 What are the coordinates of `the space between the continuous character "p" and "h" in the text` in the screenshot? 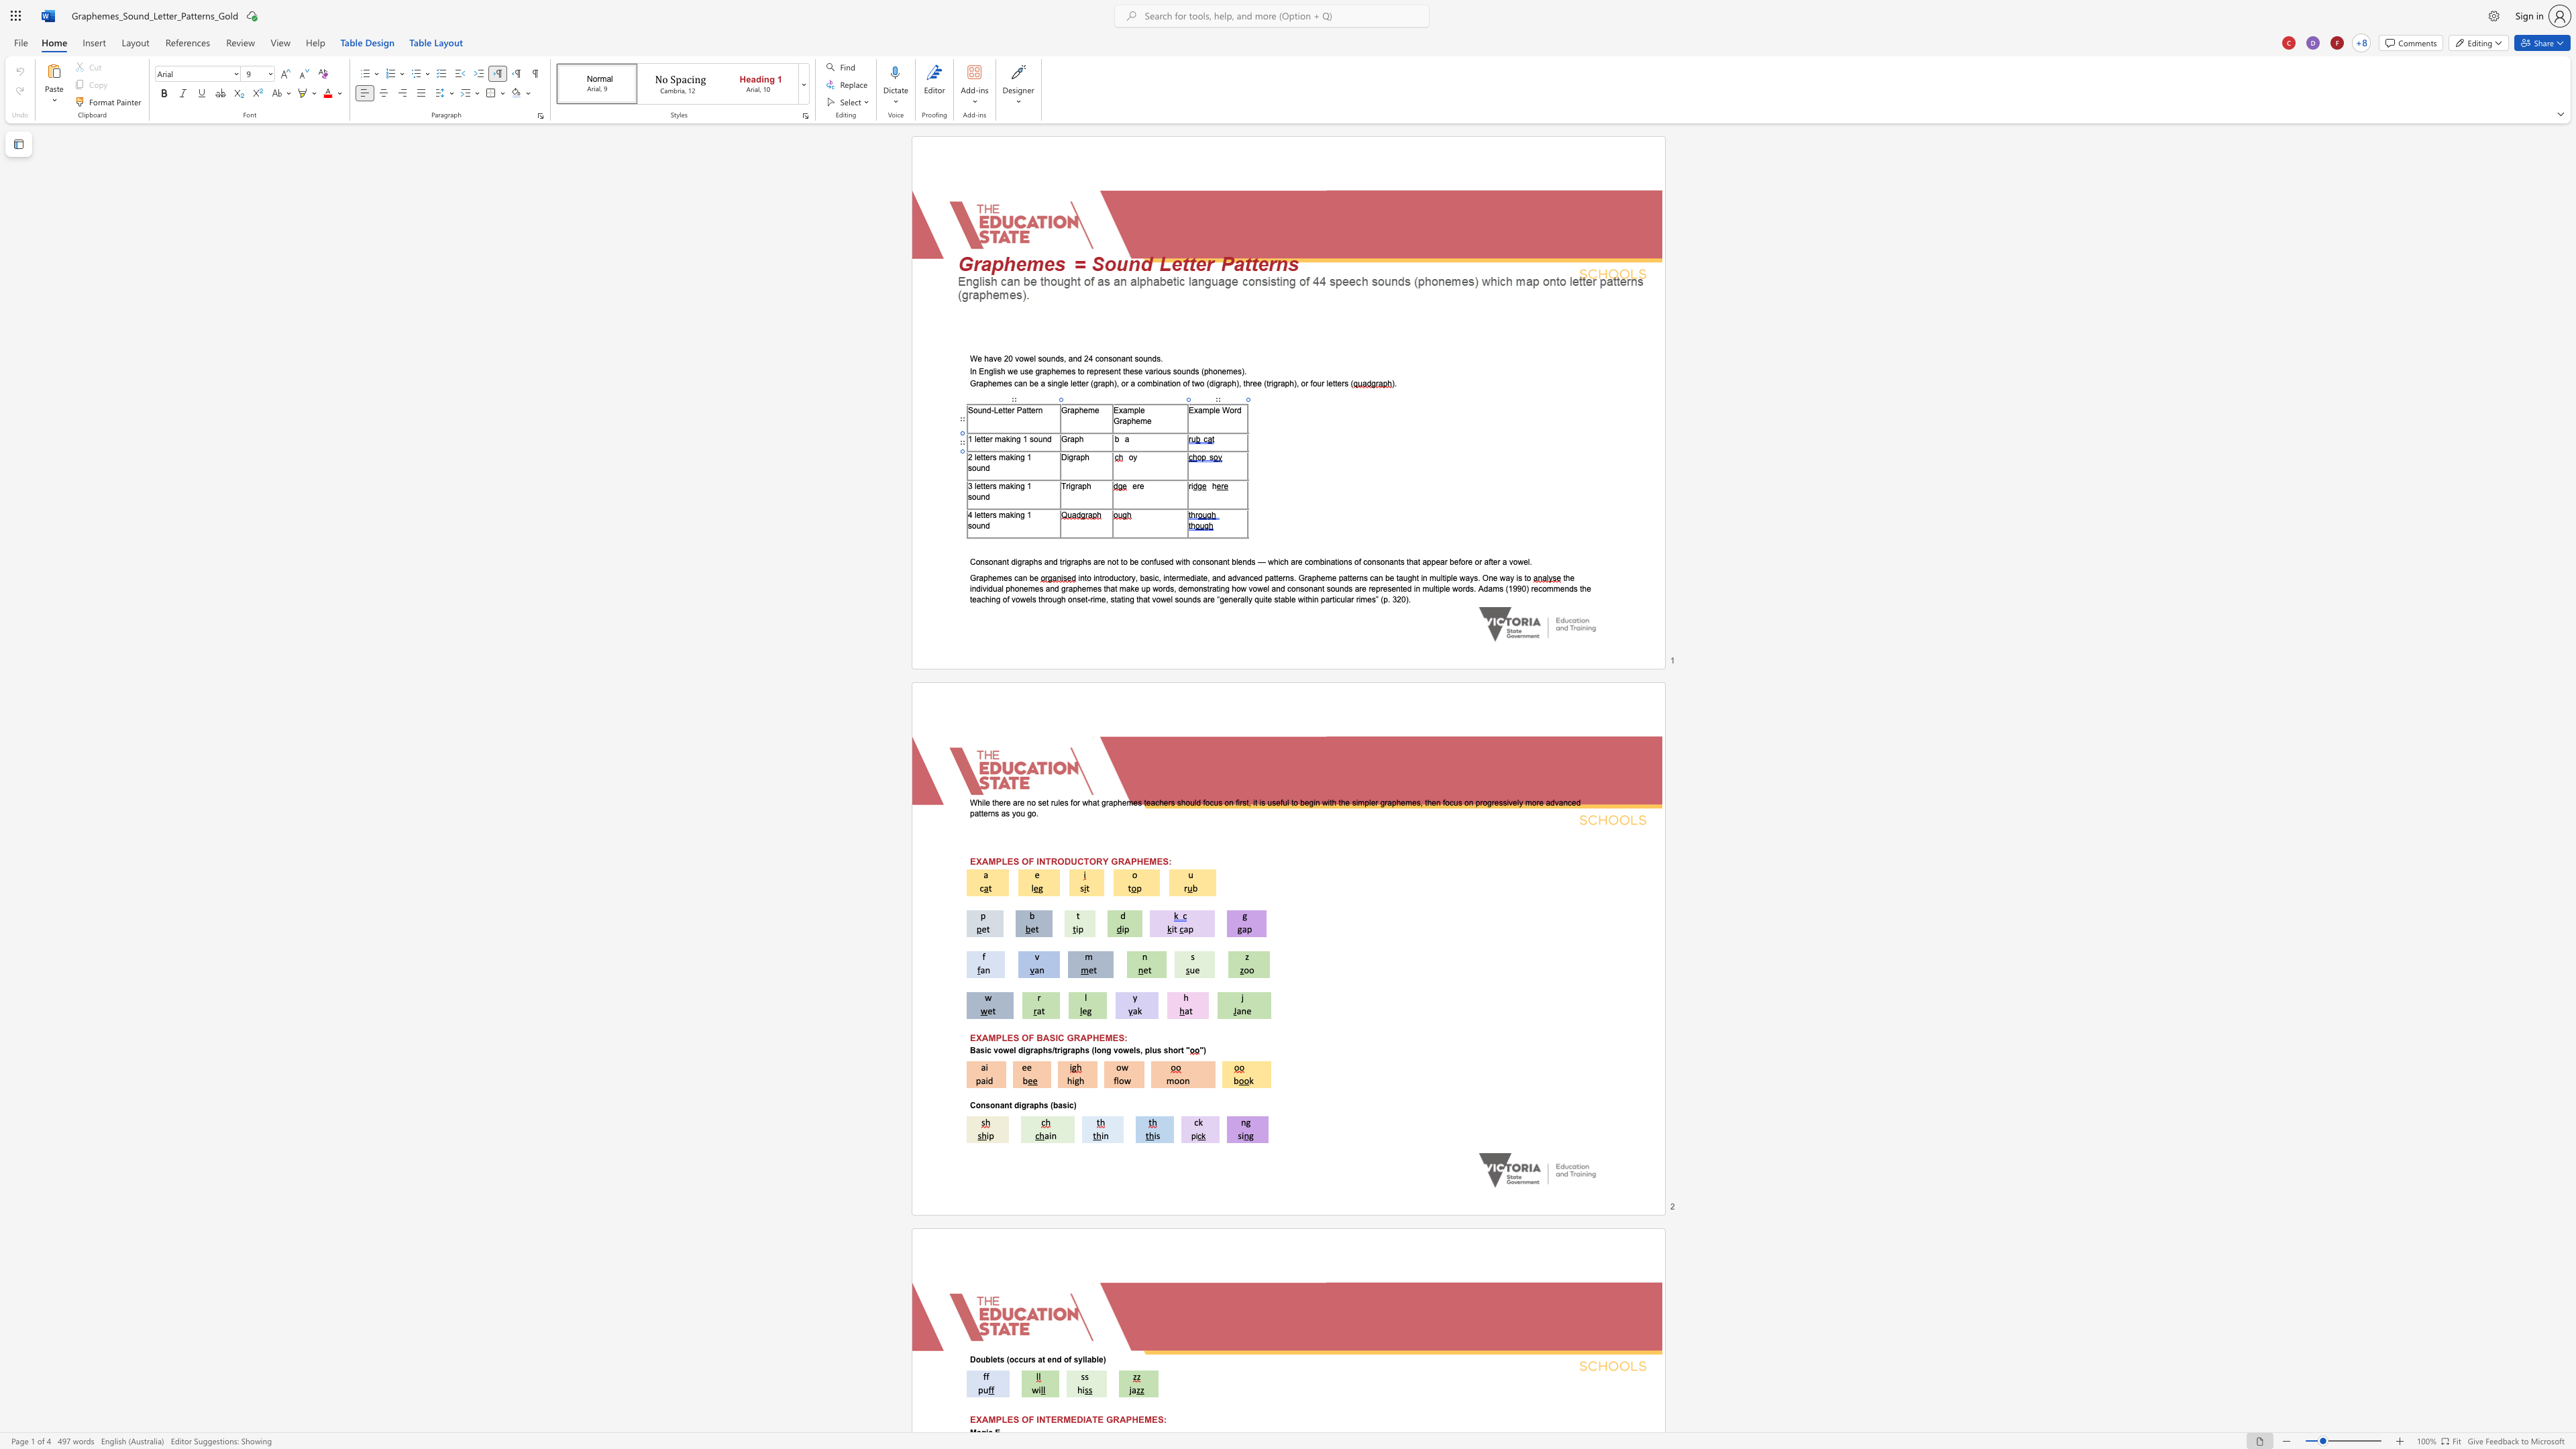 It's located at (1079, 439).